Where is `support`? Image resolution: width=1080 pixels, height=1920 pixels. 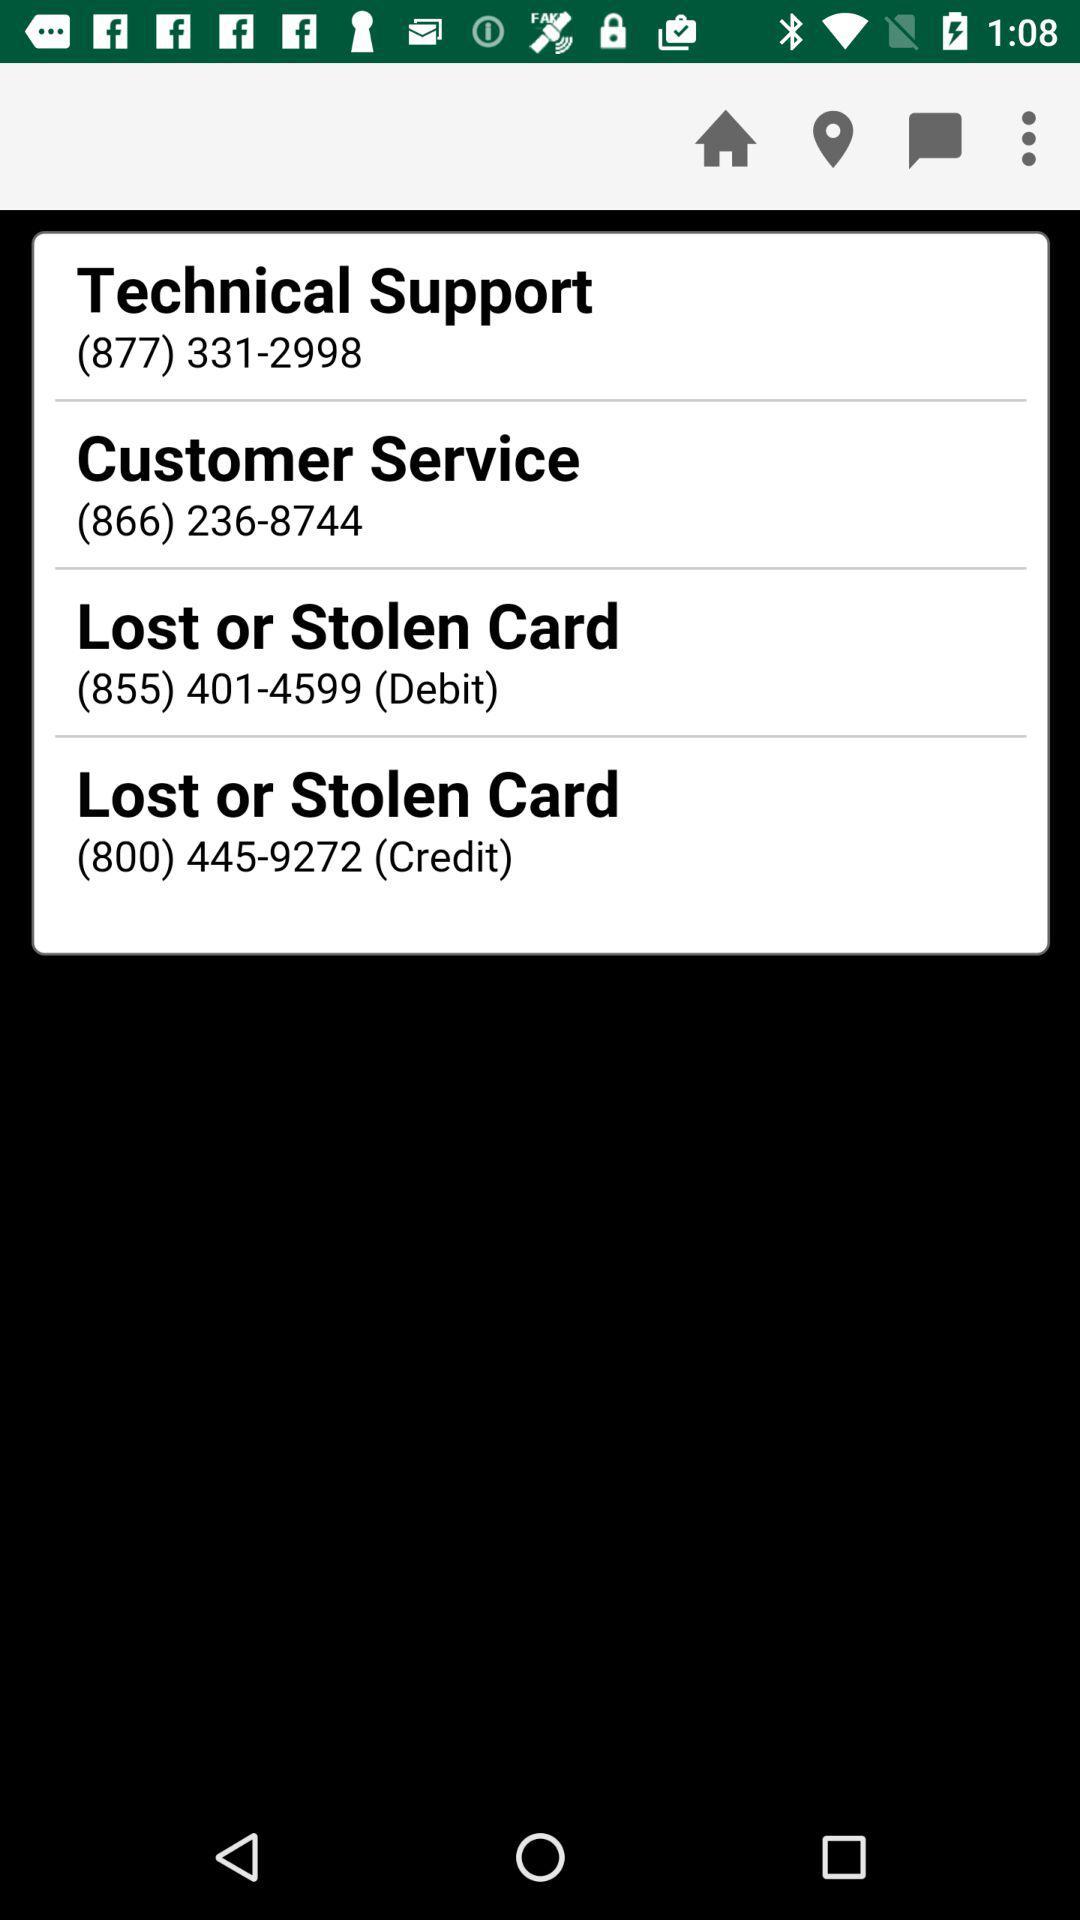 support is located at coordinates (540, 1002).